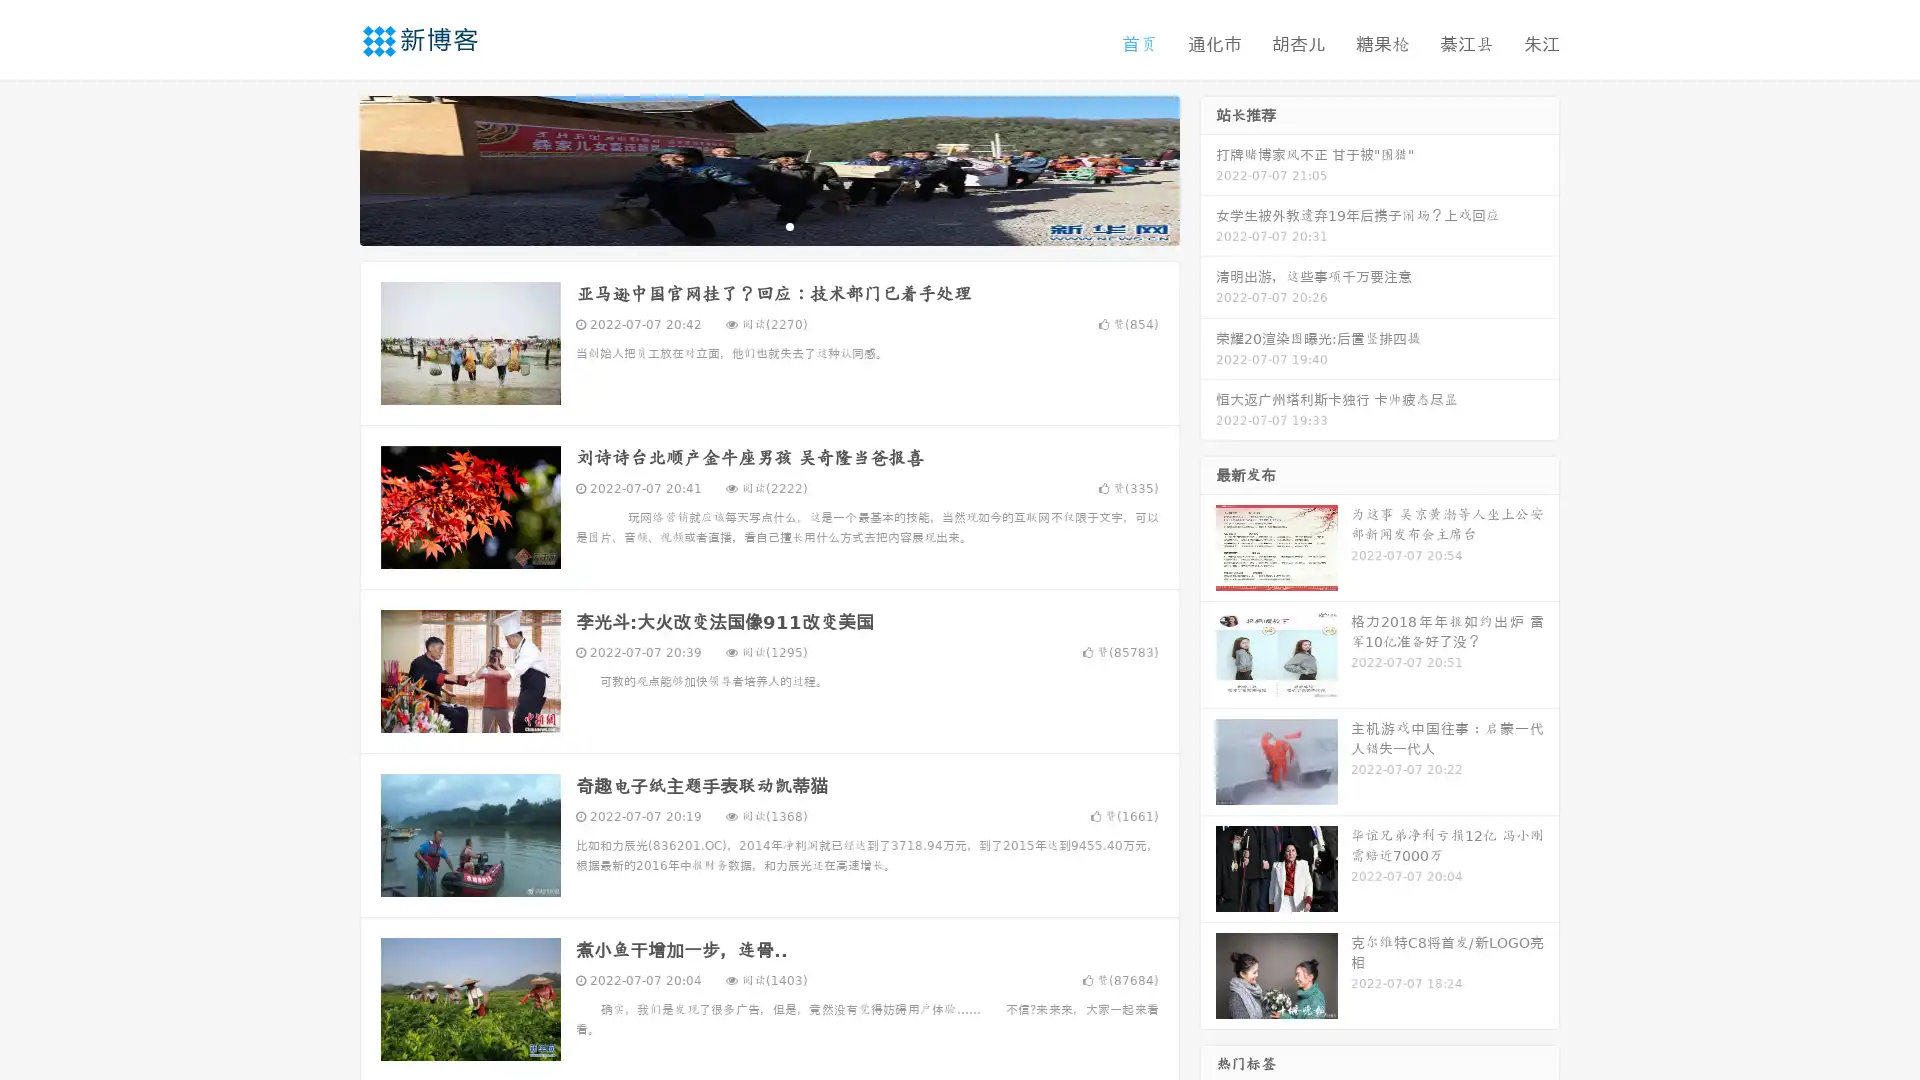 This screenshot has height=1080, width=1920. I want to click on Go to slide 2, so click(768, 225).